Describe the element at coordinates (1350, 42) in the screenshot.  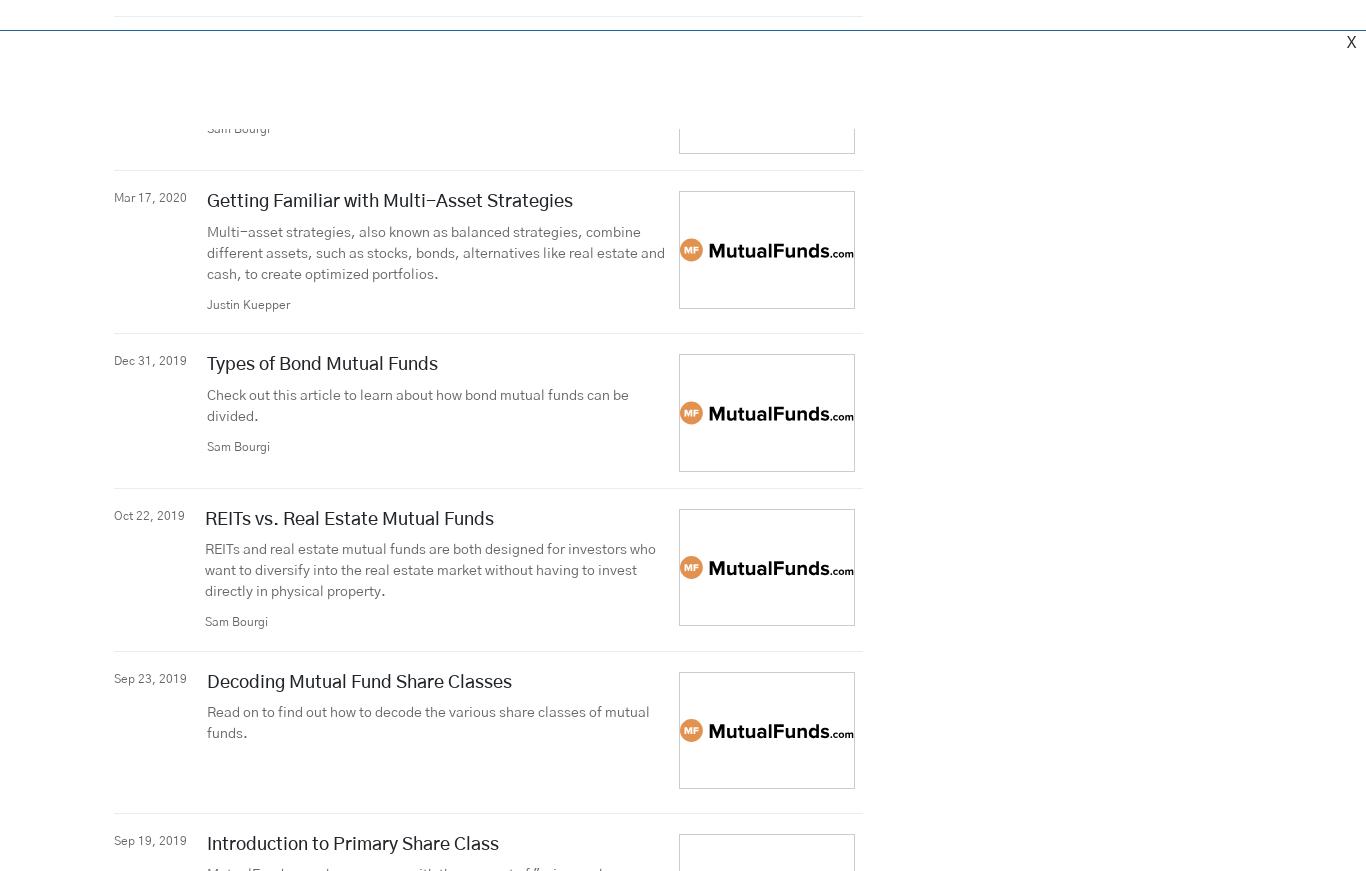
I see `'X'` at that location.